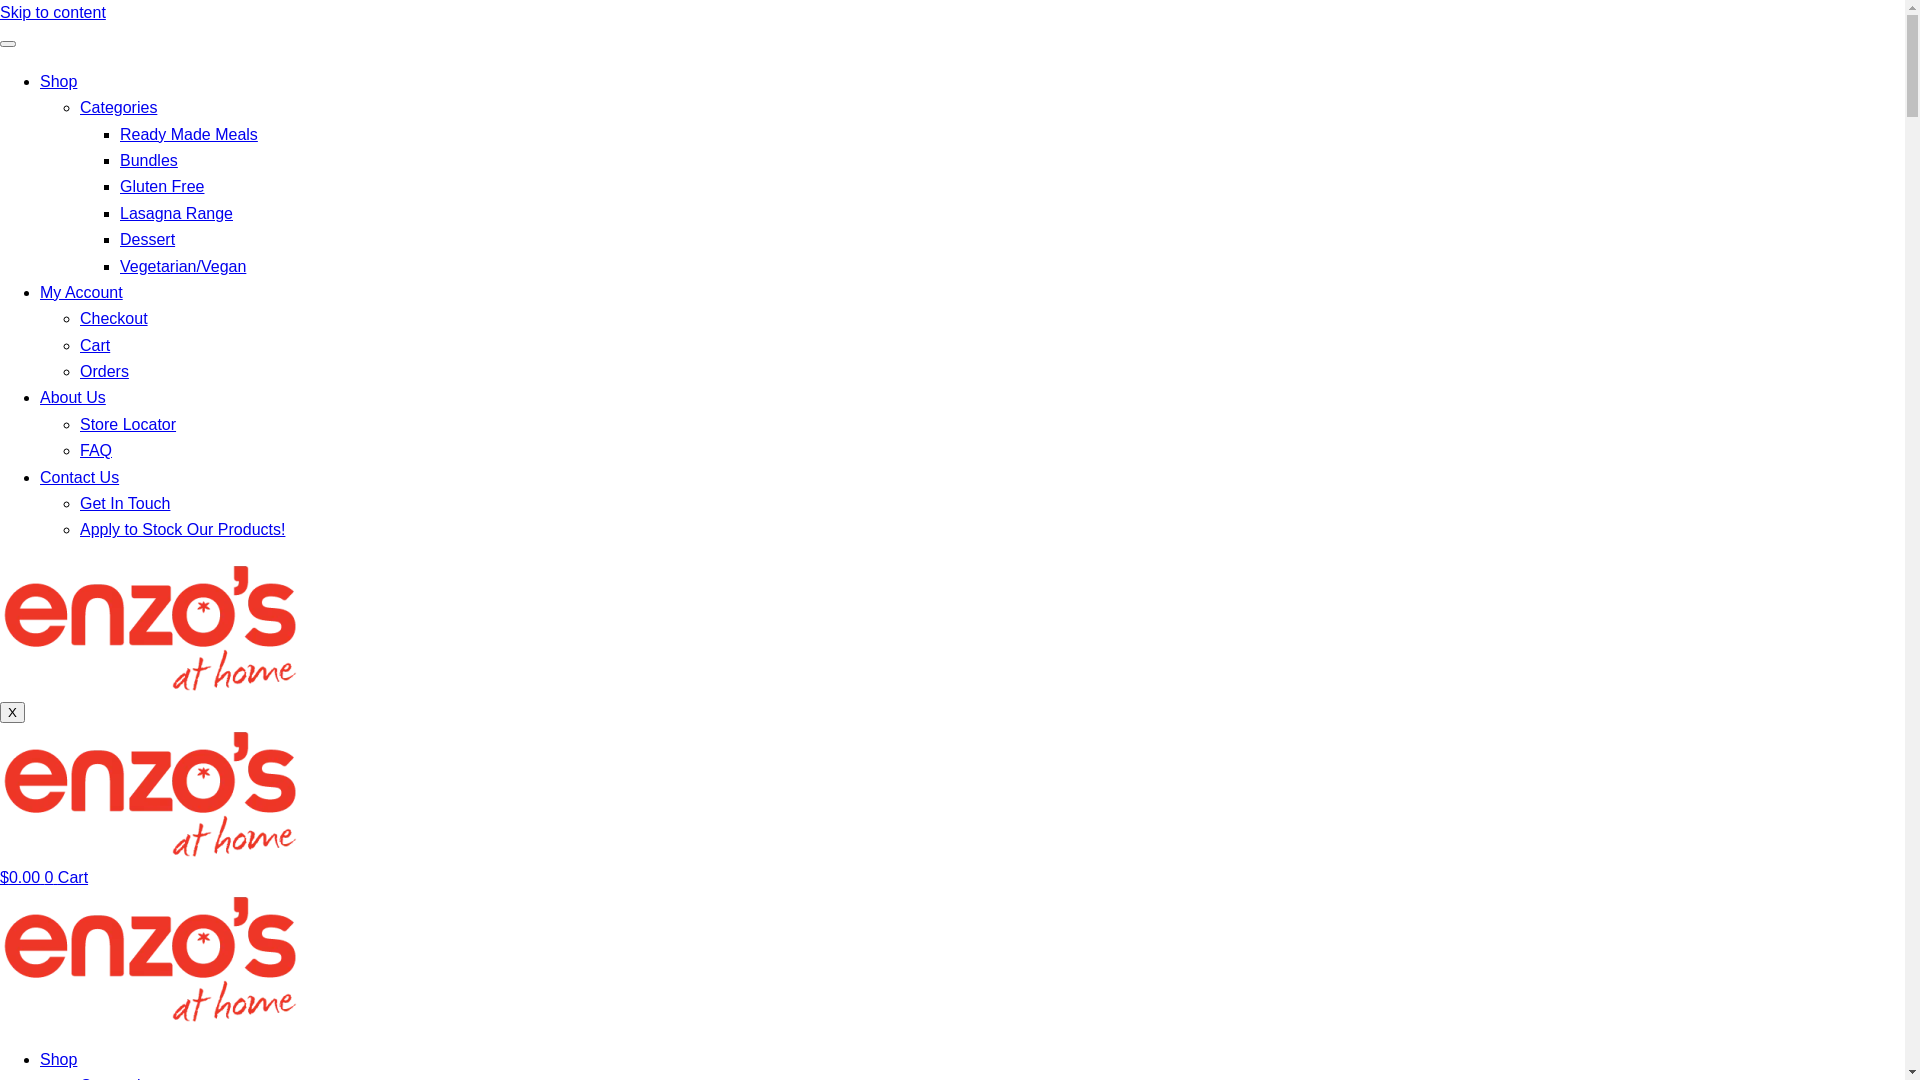  What do you see at coordinates (148, 790) in the screenshot?
I see `'Enzos at Home Logo'` at bounding box center [148, 790].